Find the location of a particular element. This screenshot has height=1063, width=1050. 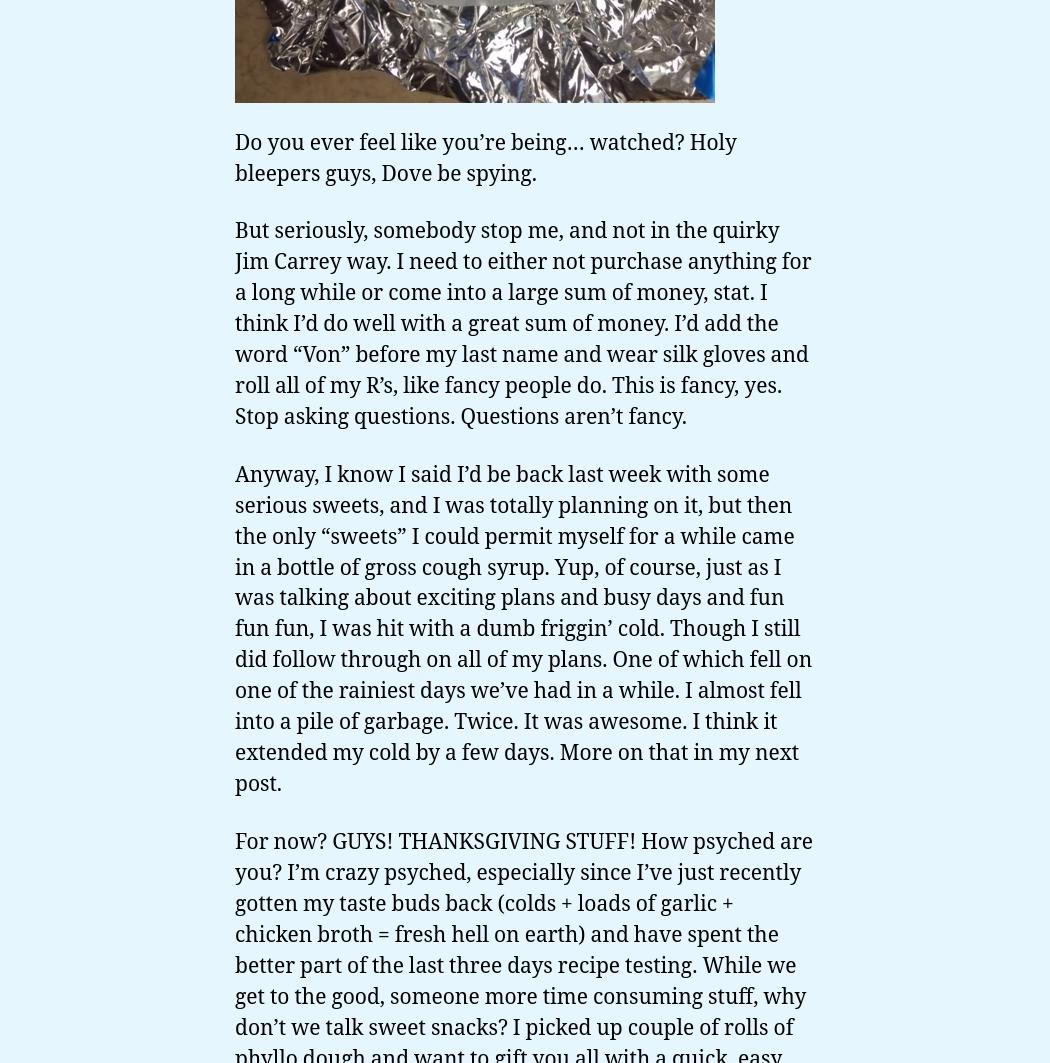

'Turning 30 Is Like A Pie In The Face. But It’s Pie, So, Ok.' is located at coordinates (270, 258).